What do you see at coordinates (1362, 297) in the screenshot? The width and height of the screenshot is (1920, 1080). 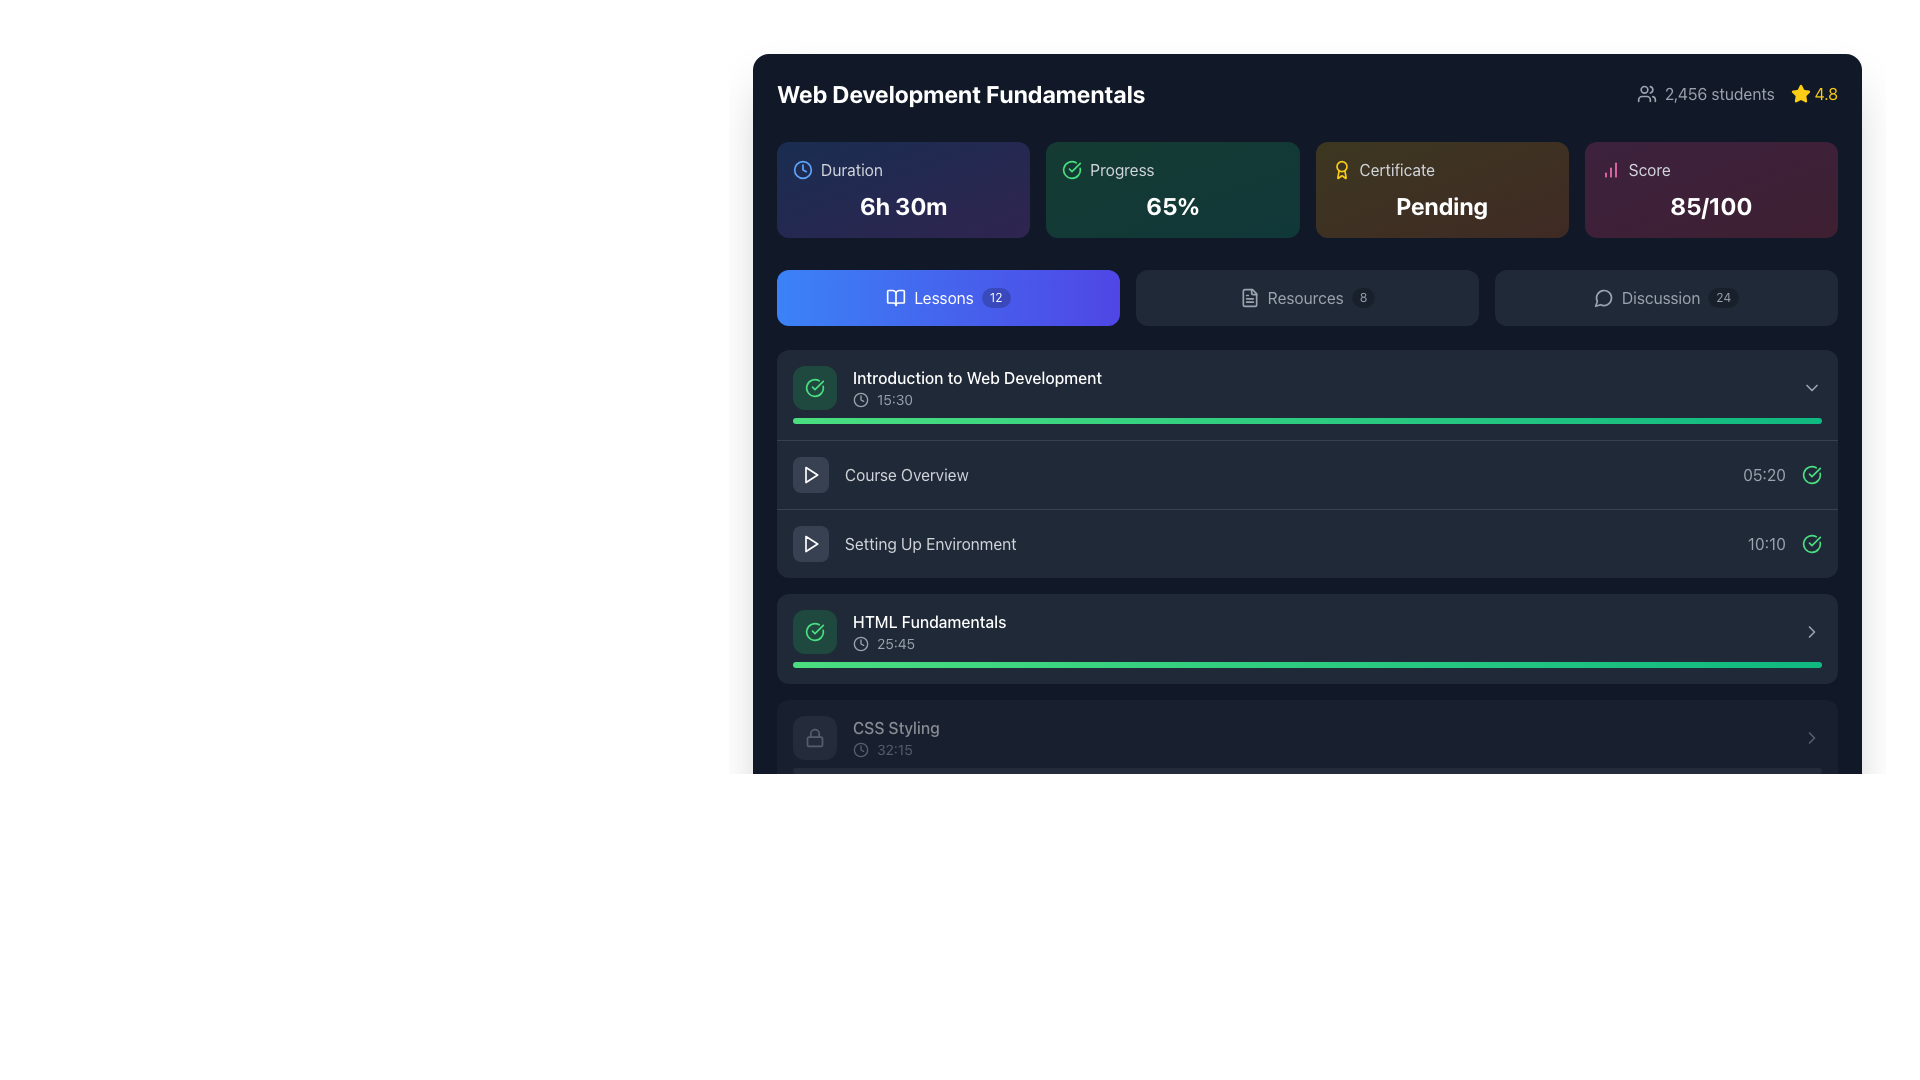 I see `the badge displaying the numeral '8' located near the top-right corner of the 'Resources' card in the navigation bar` at bounding box center [1362, 297].